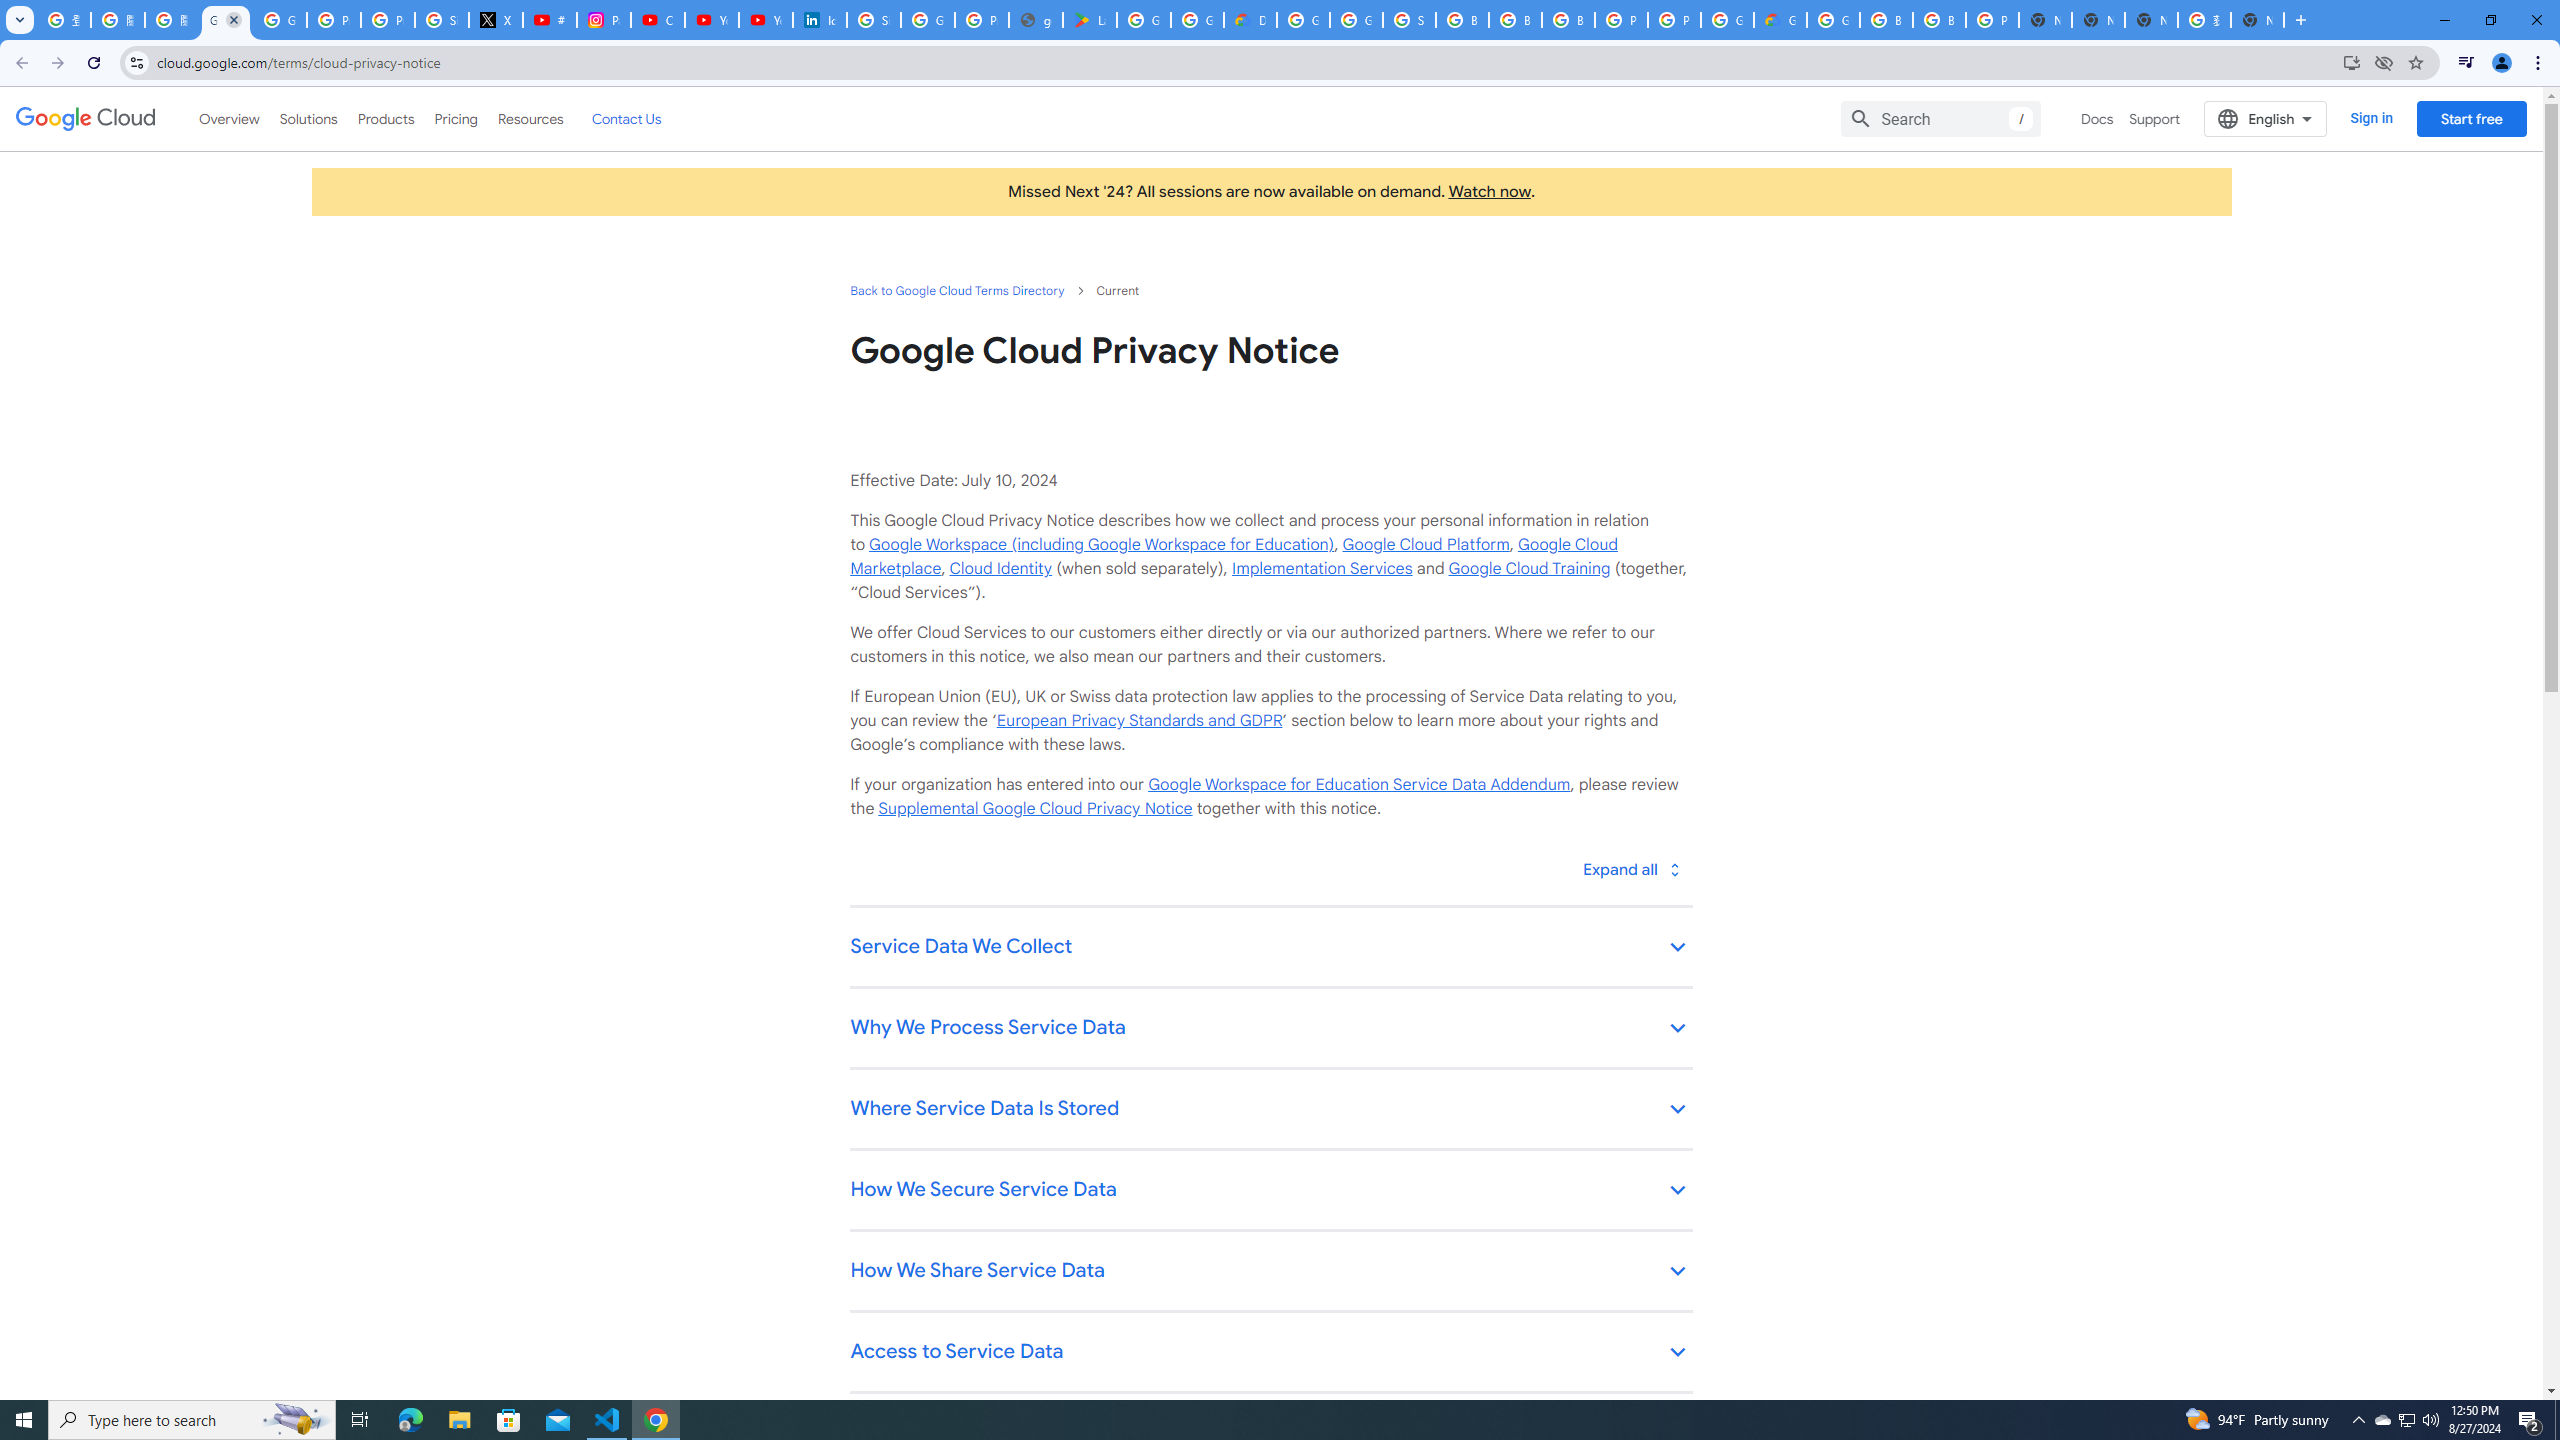  I want to click on 'Docs', so click(2096, 118).